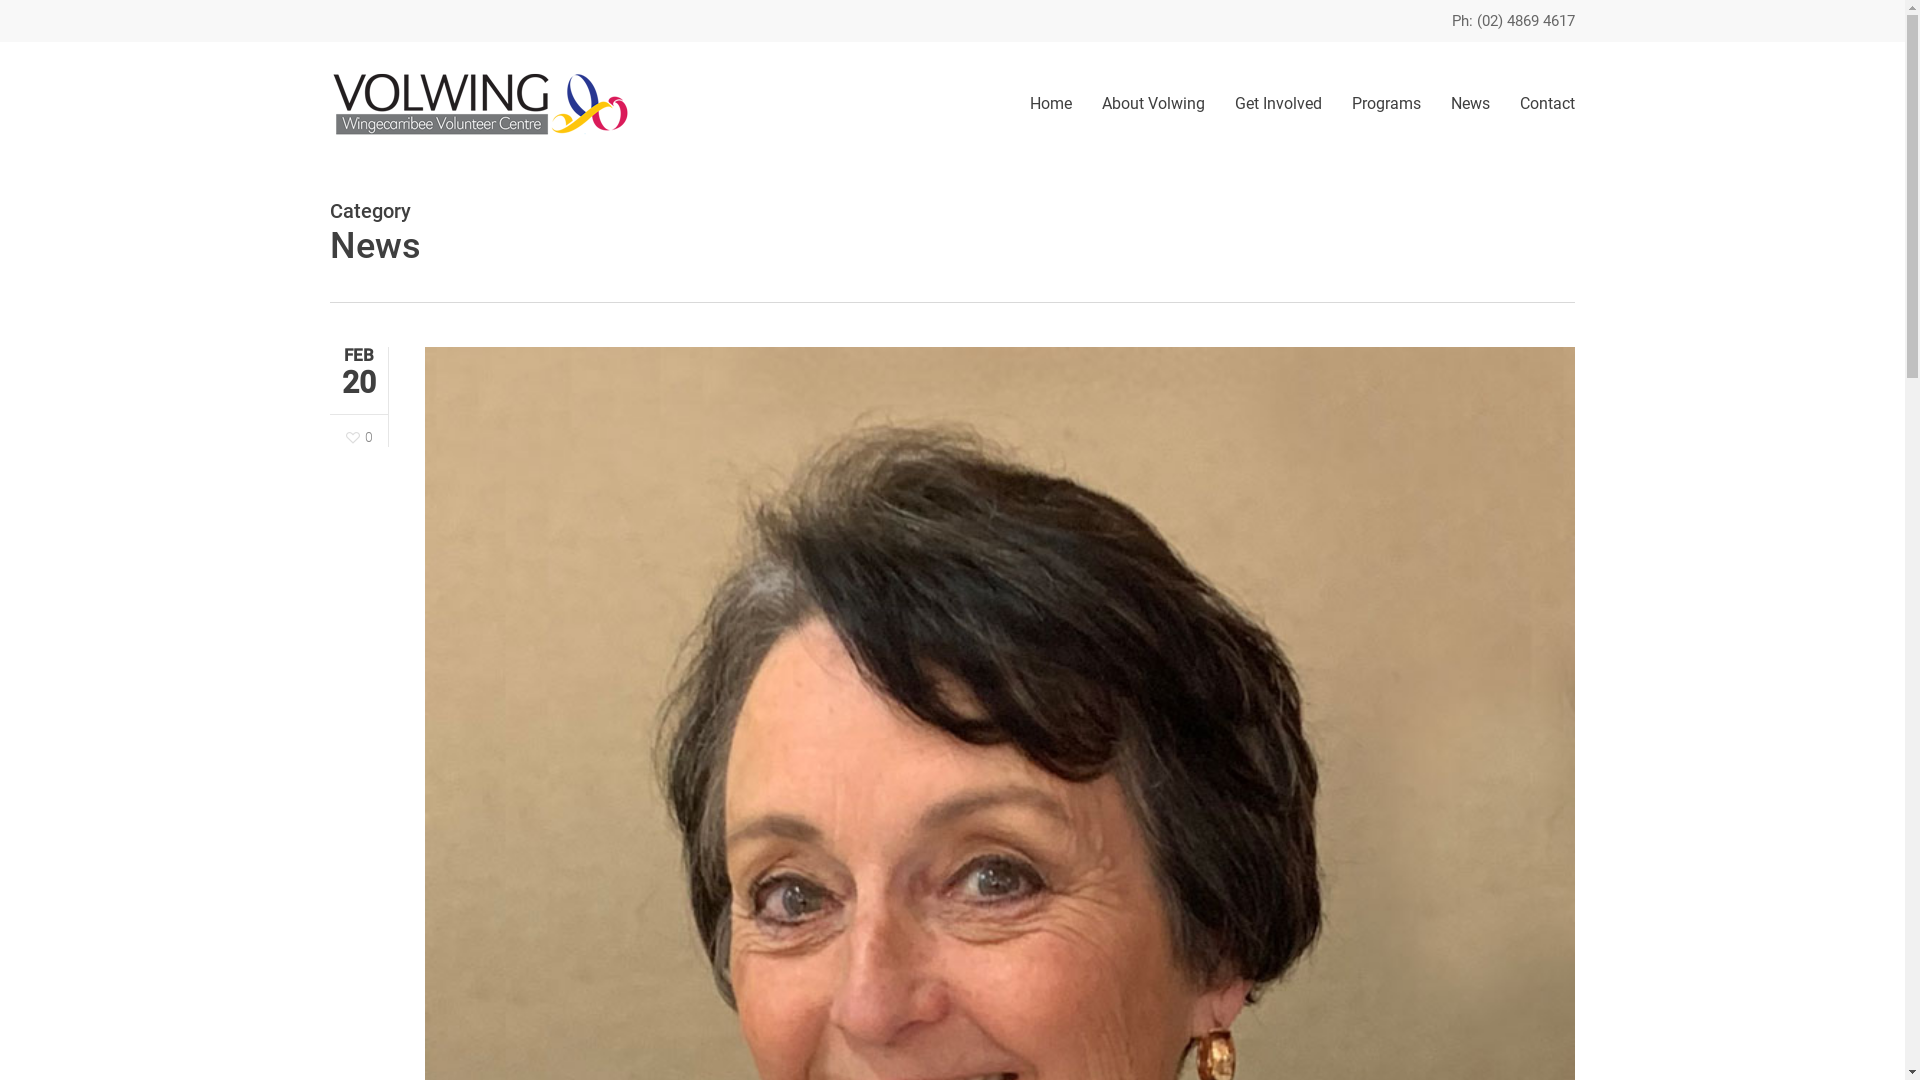 This screenshot has height=1080, width=1920. I want to click on 'News', so click(1470, 103).